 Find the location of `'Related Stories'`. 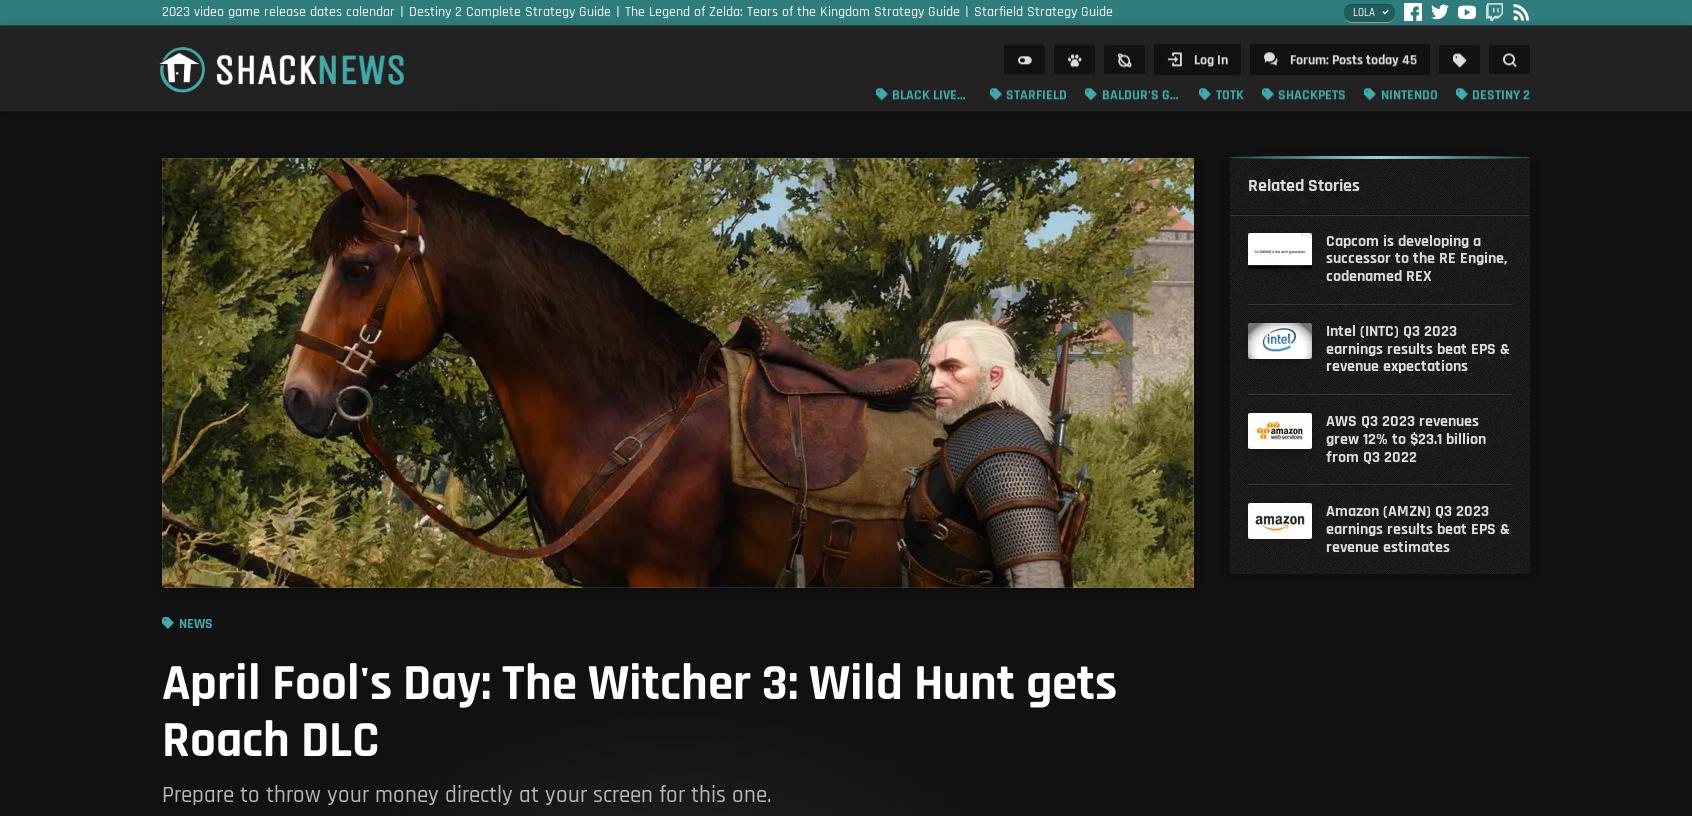

'Related Stories' is located at coordinates (1303, 184).